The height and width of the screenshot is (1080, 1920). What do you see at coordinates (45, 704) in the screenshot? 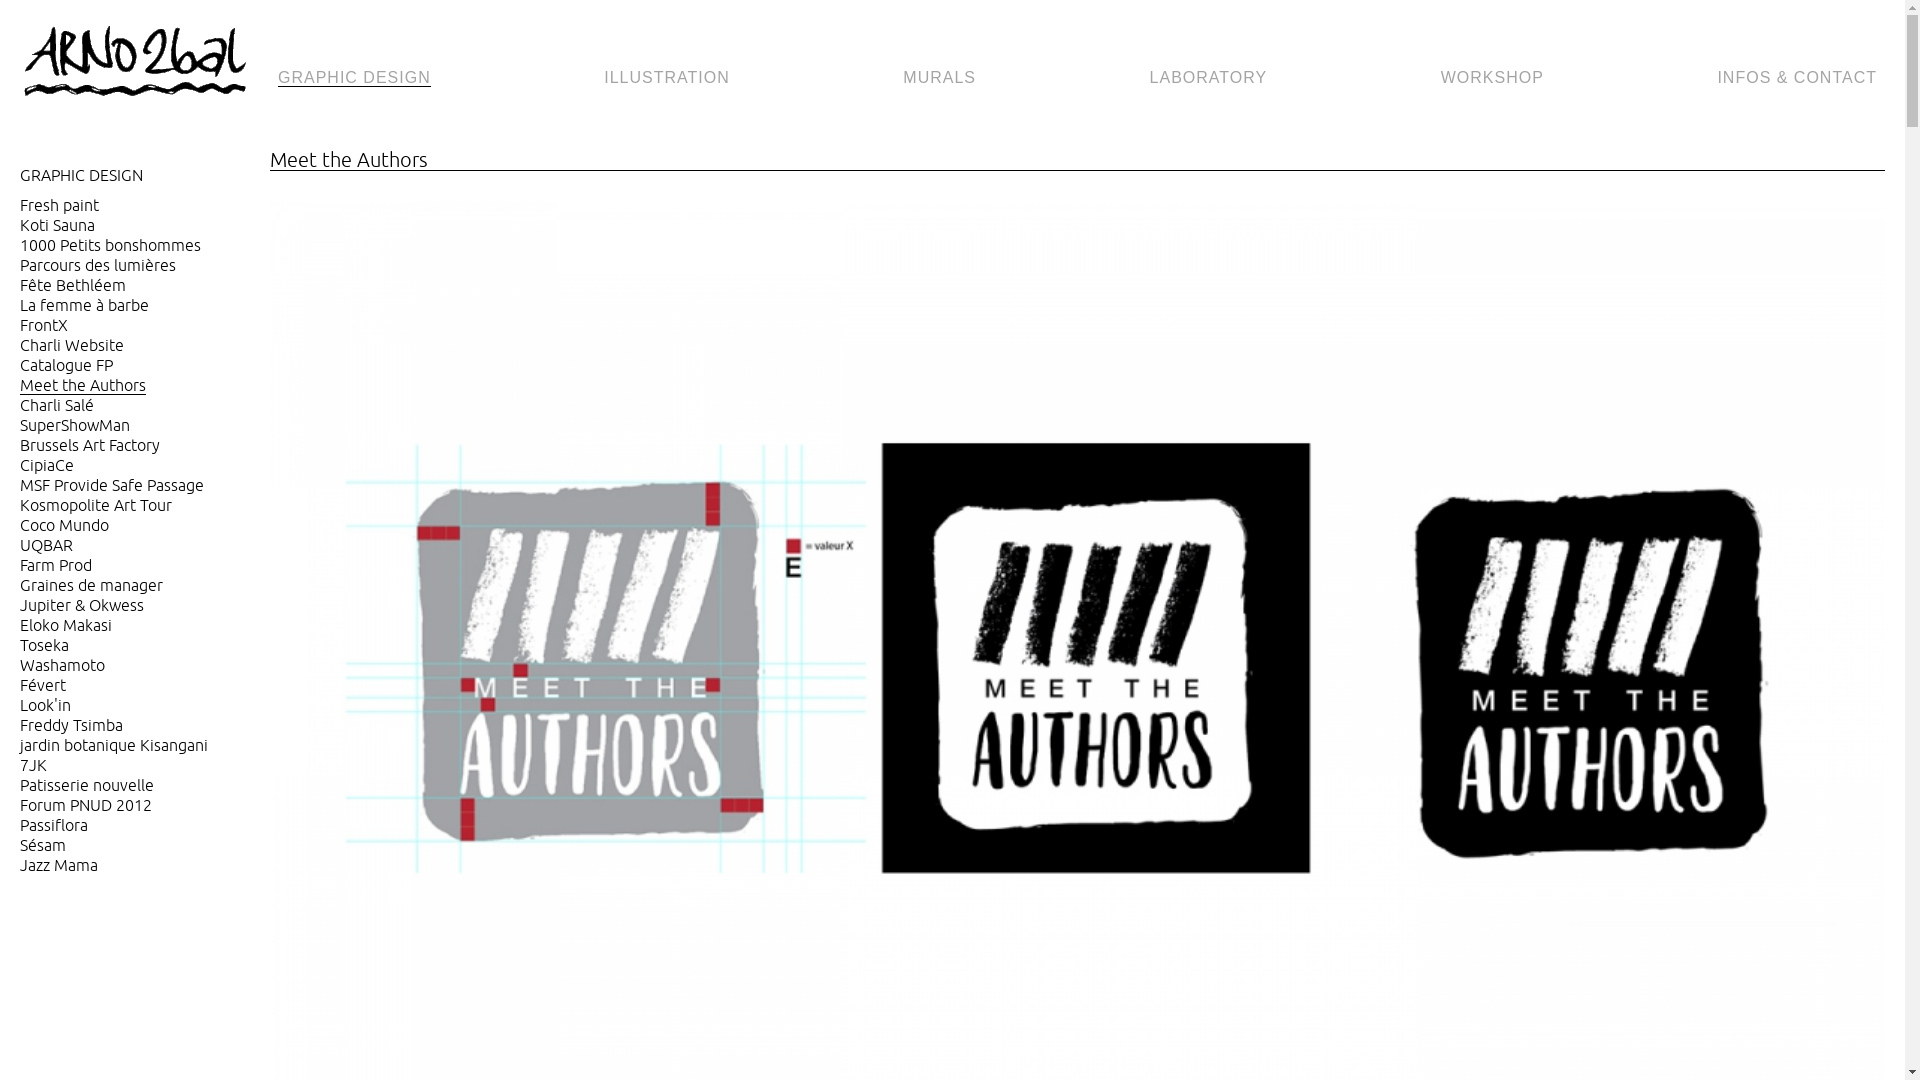
I see `'Look'in'` at bounding box center [45, 704].